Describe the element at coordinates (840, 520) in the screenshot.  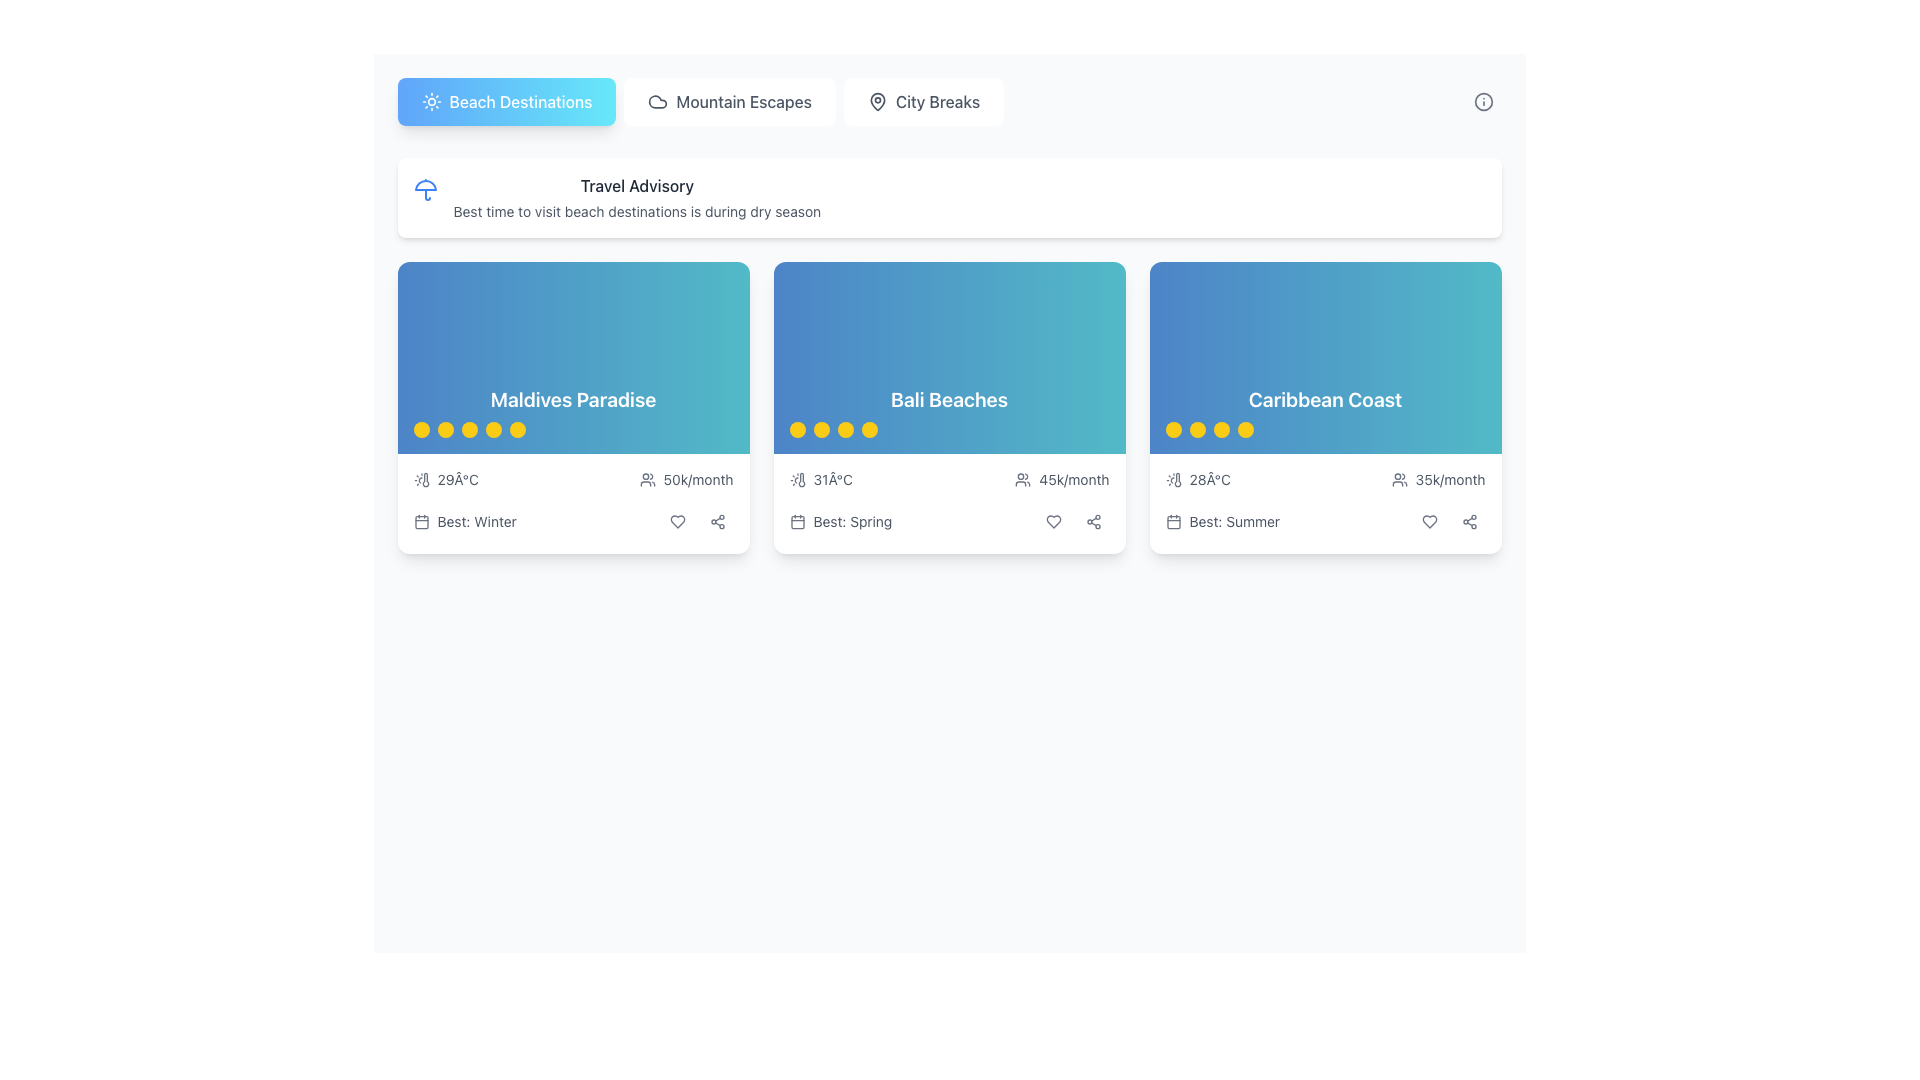
I see `the text and icon combination that indicates the best season to visit the destination on the 'Bali Beaches' card, located in the bottom section under the rating and cost information` at that location.